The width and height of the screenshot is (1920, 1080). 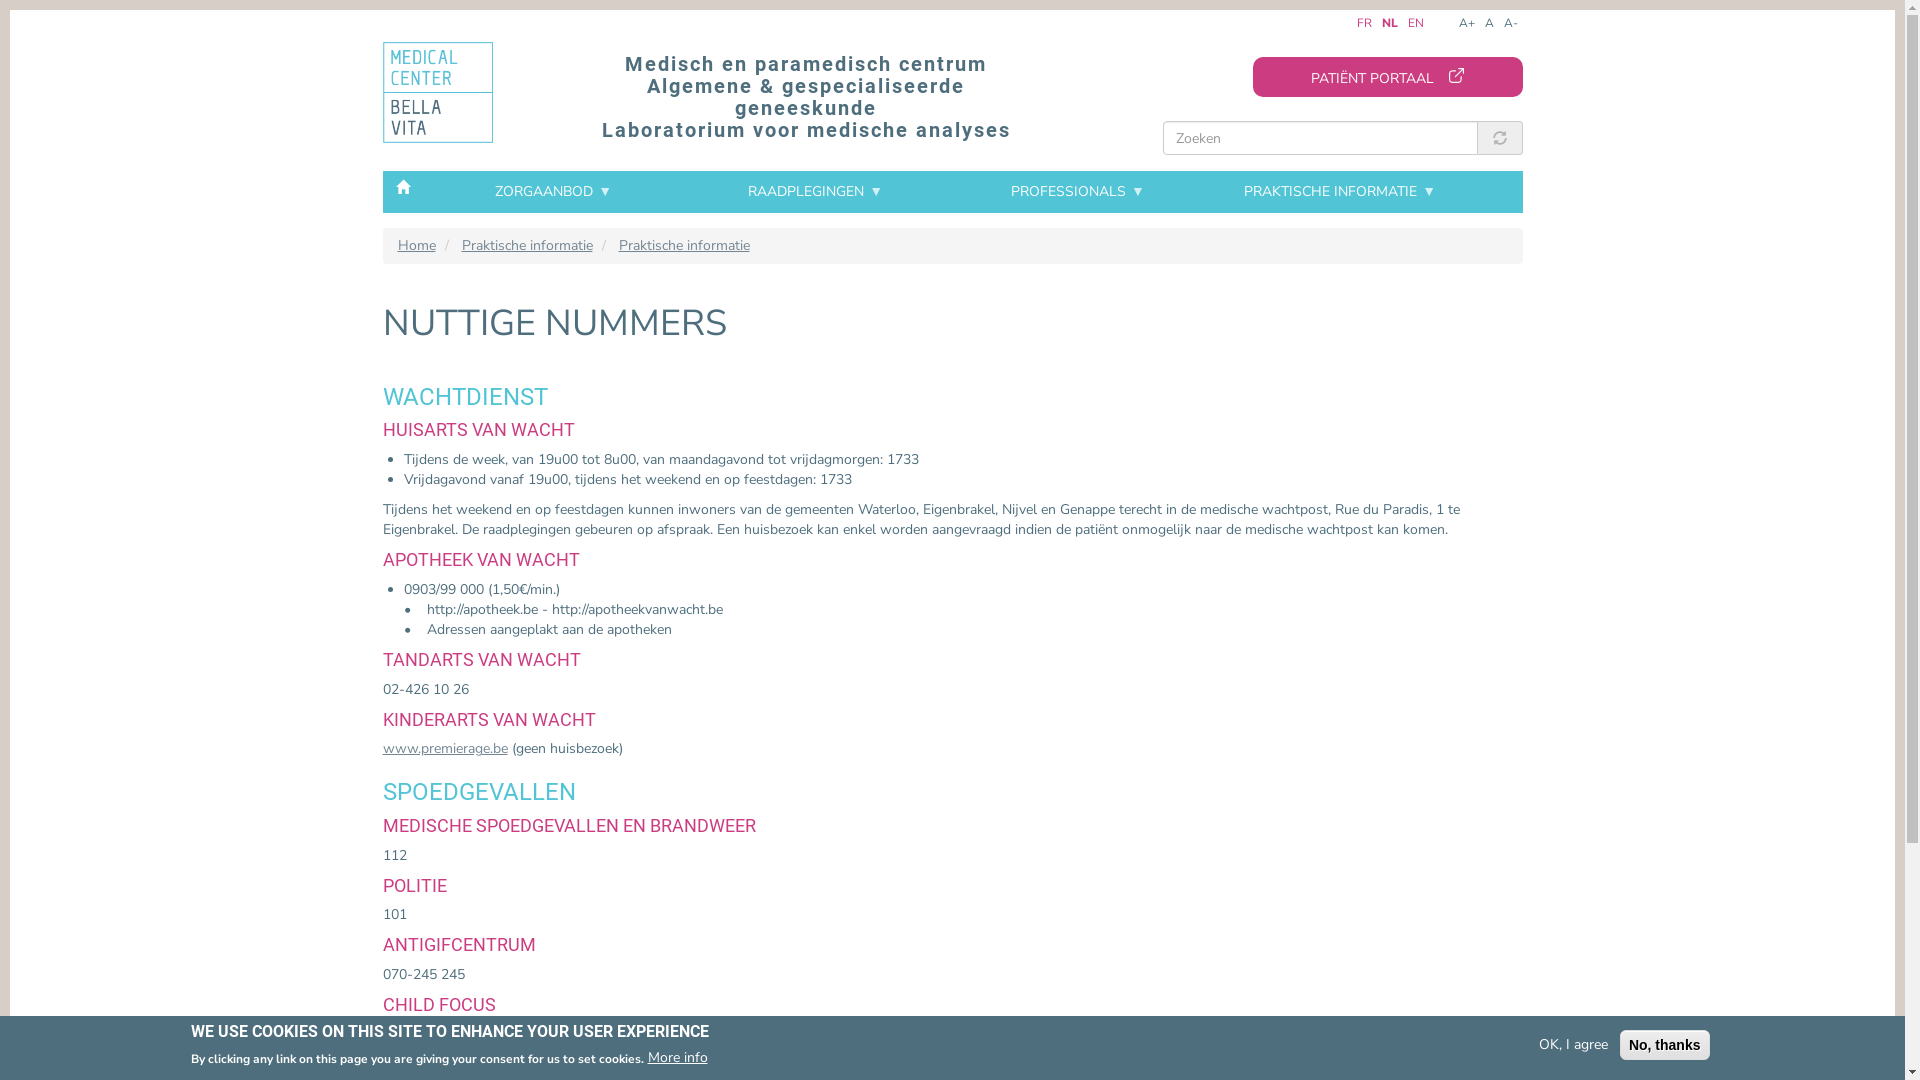 I want to click on 'ZORGAANBOD', so click(x=509, y=270).